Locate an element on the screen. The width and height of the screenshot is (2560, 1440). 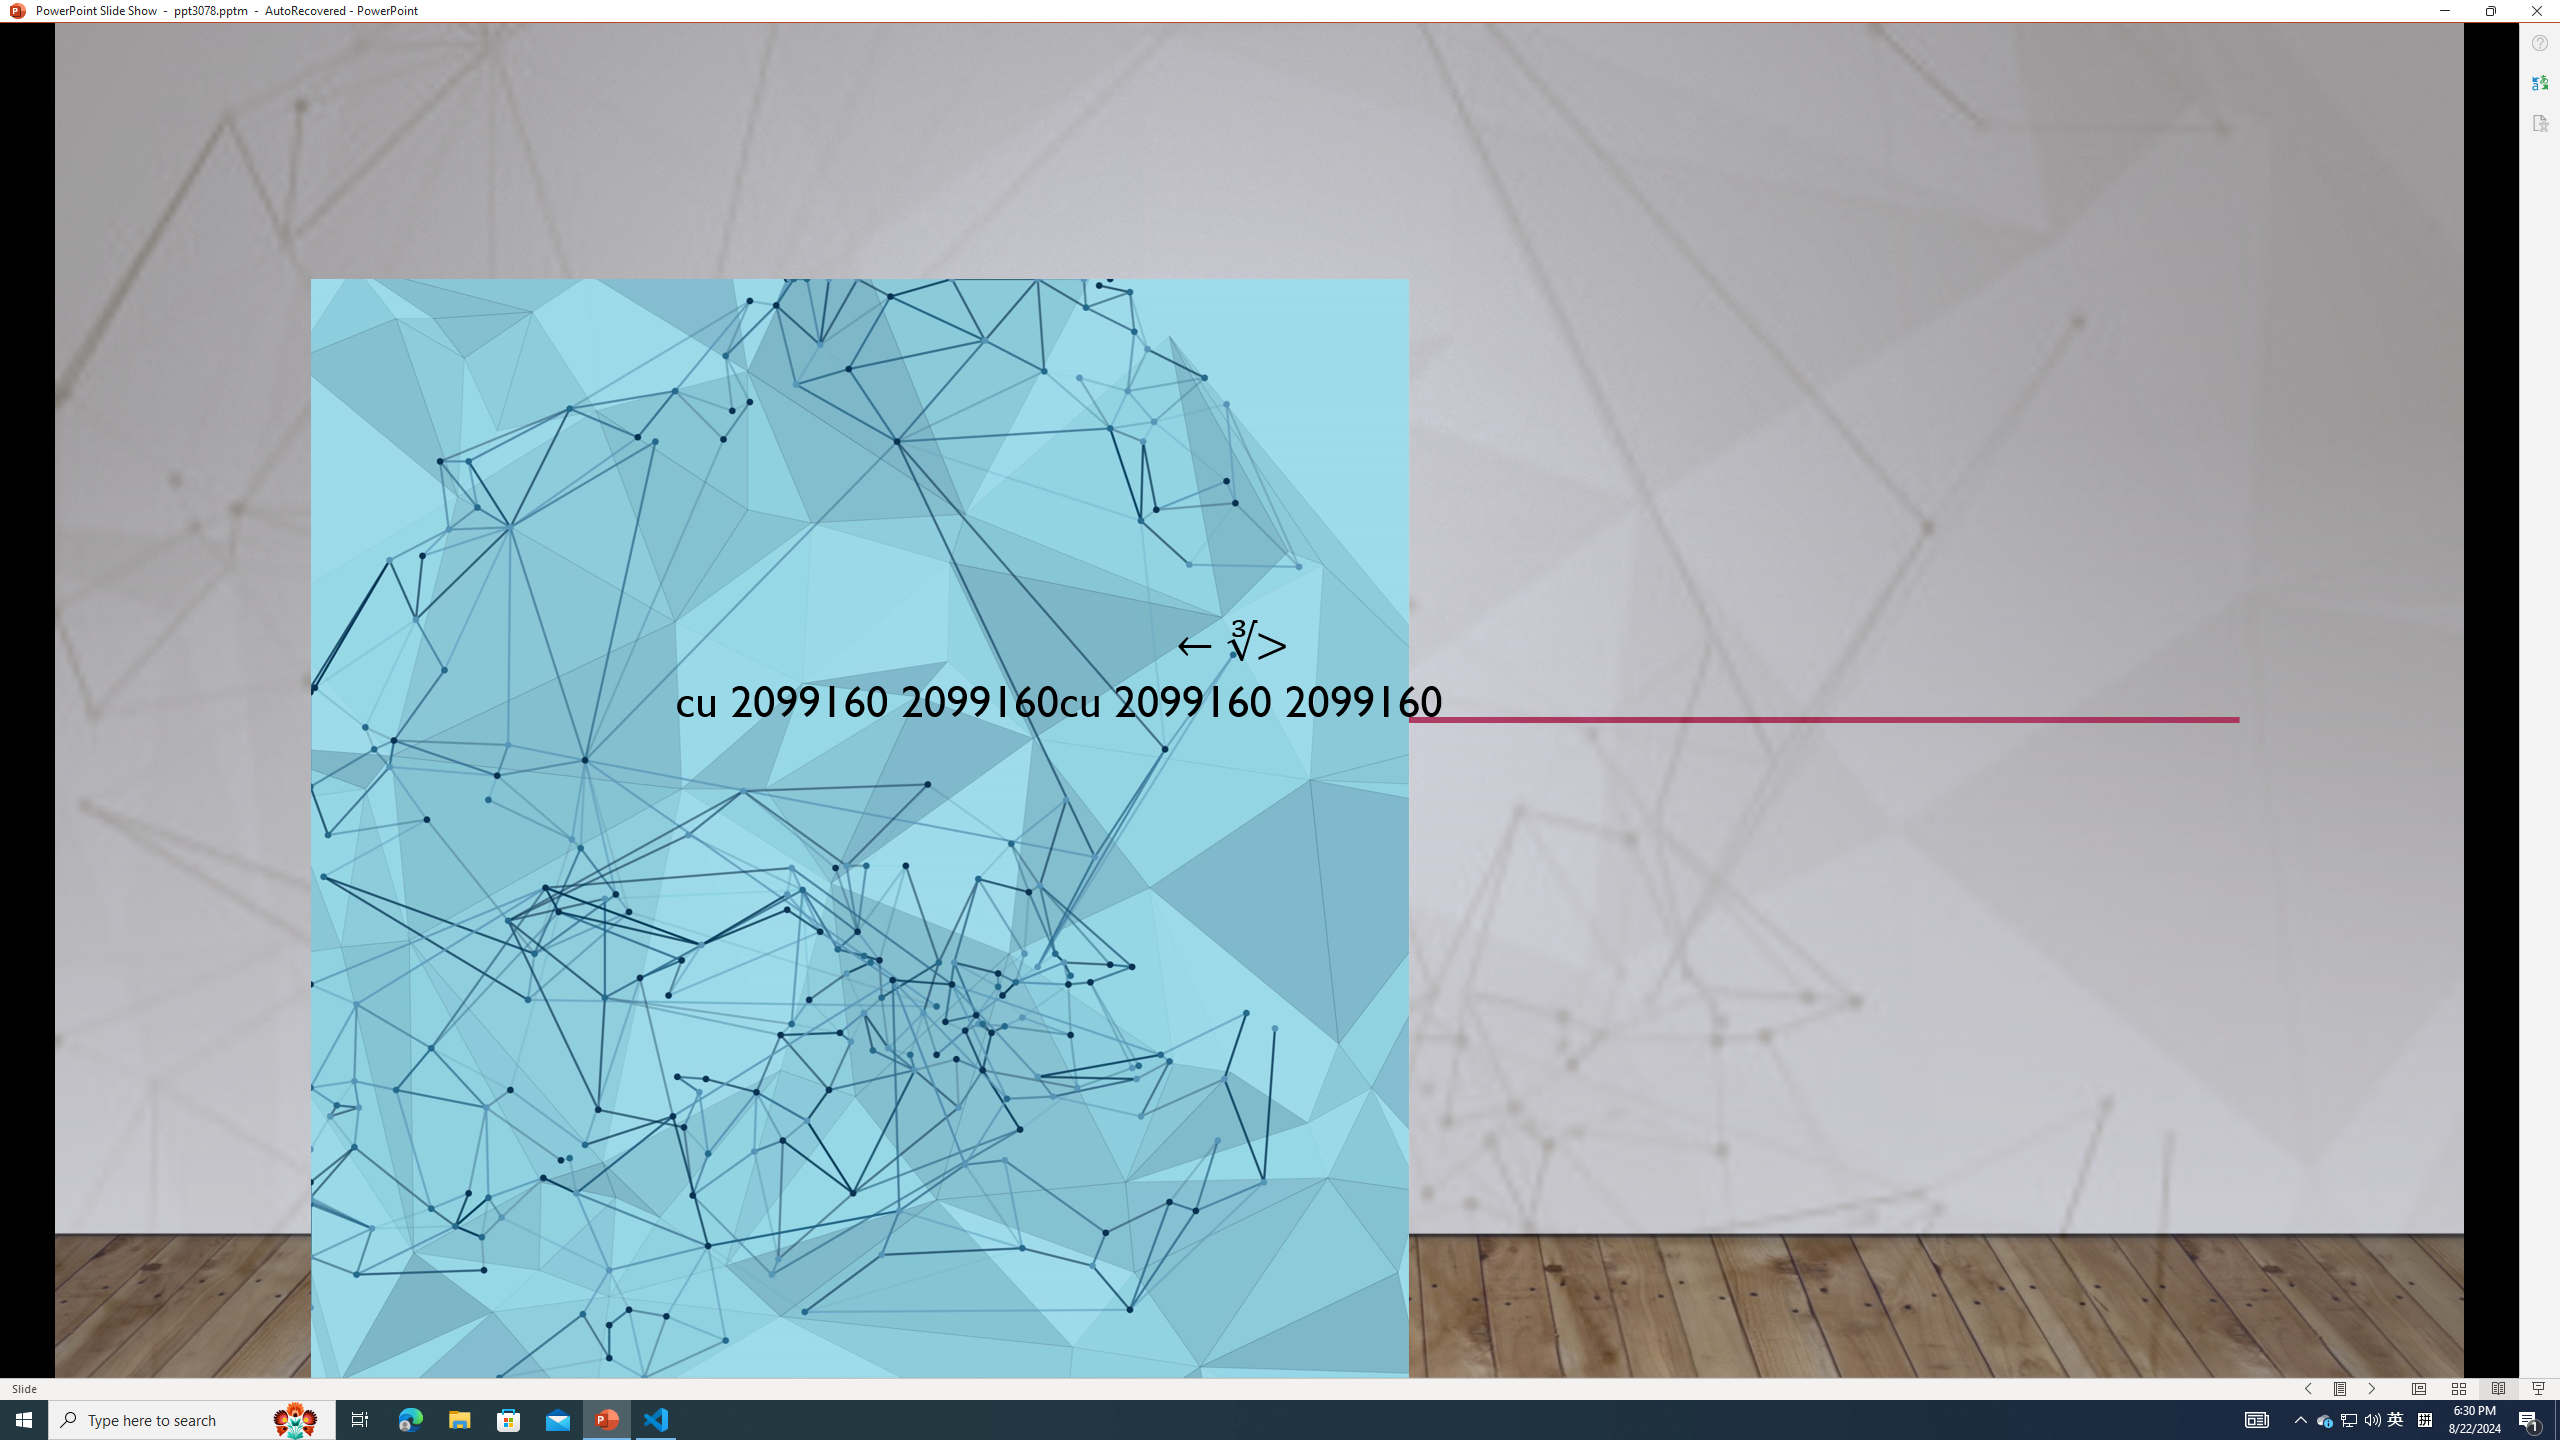
'Menu On' is located at coordinates (2340, 1389).